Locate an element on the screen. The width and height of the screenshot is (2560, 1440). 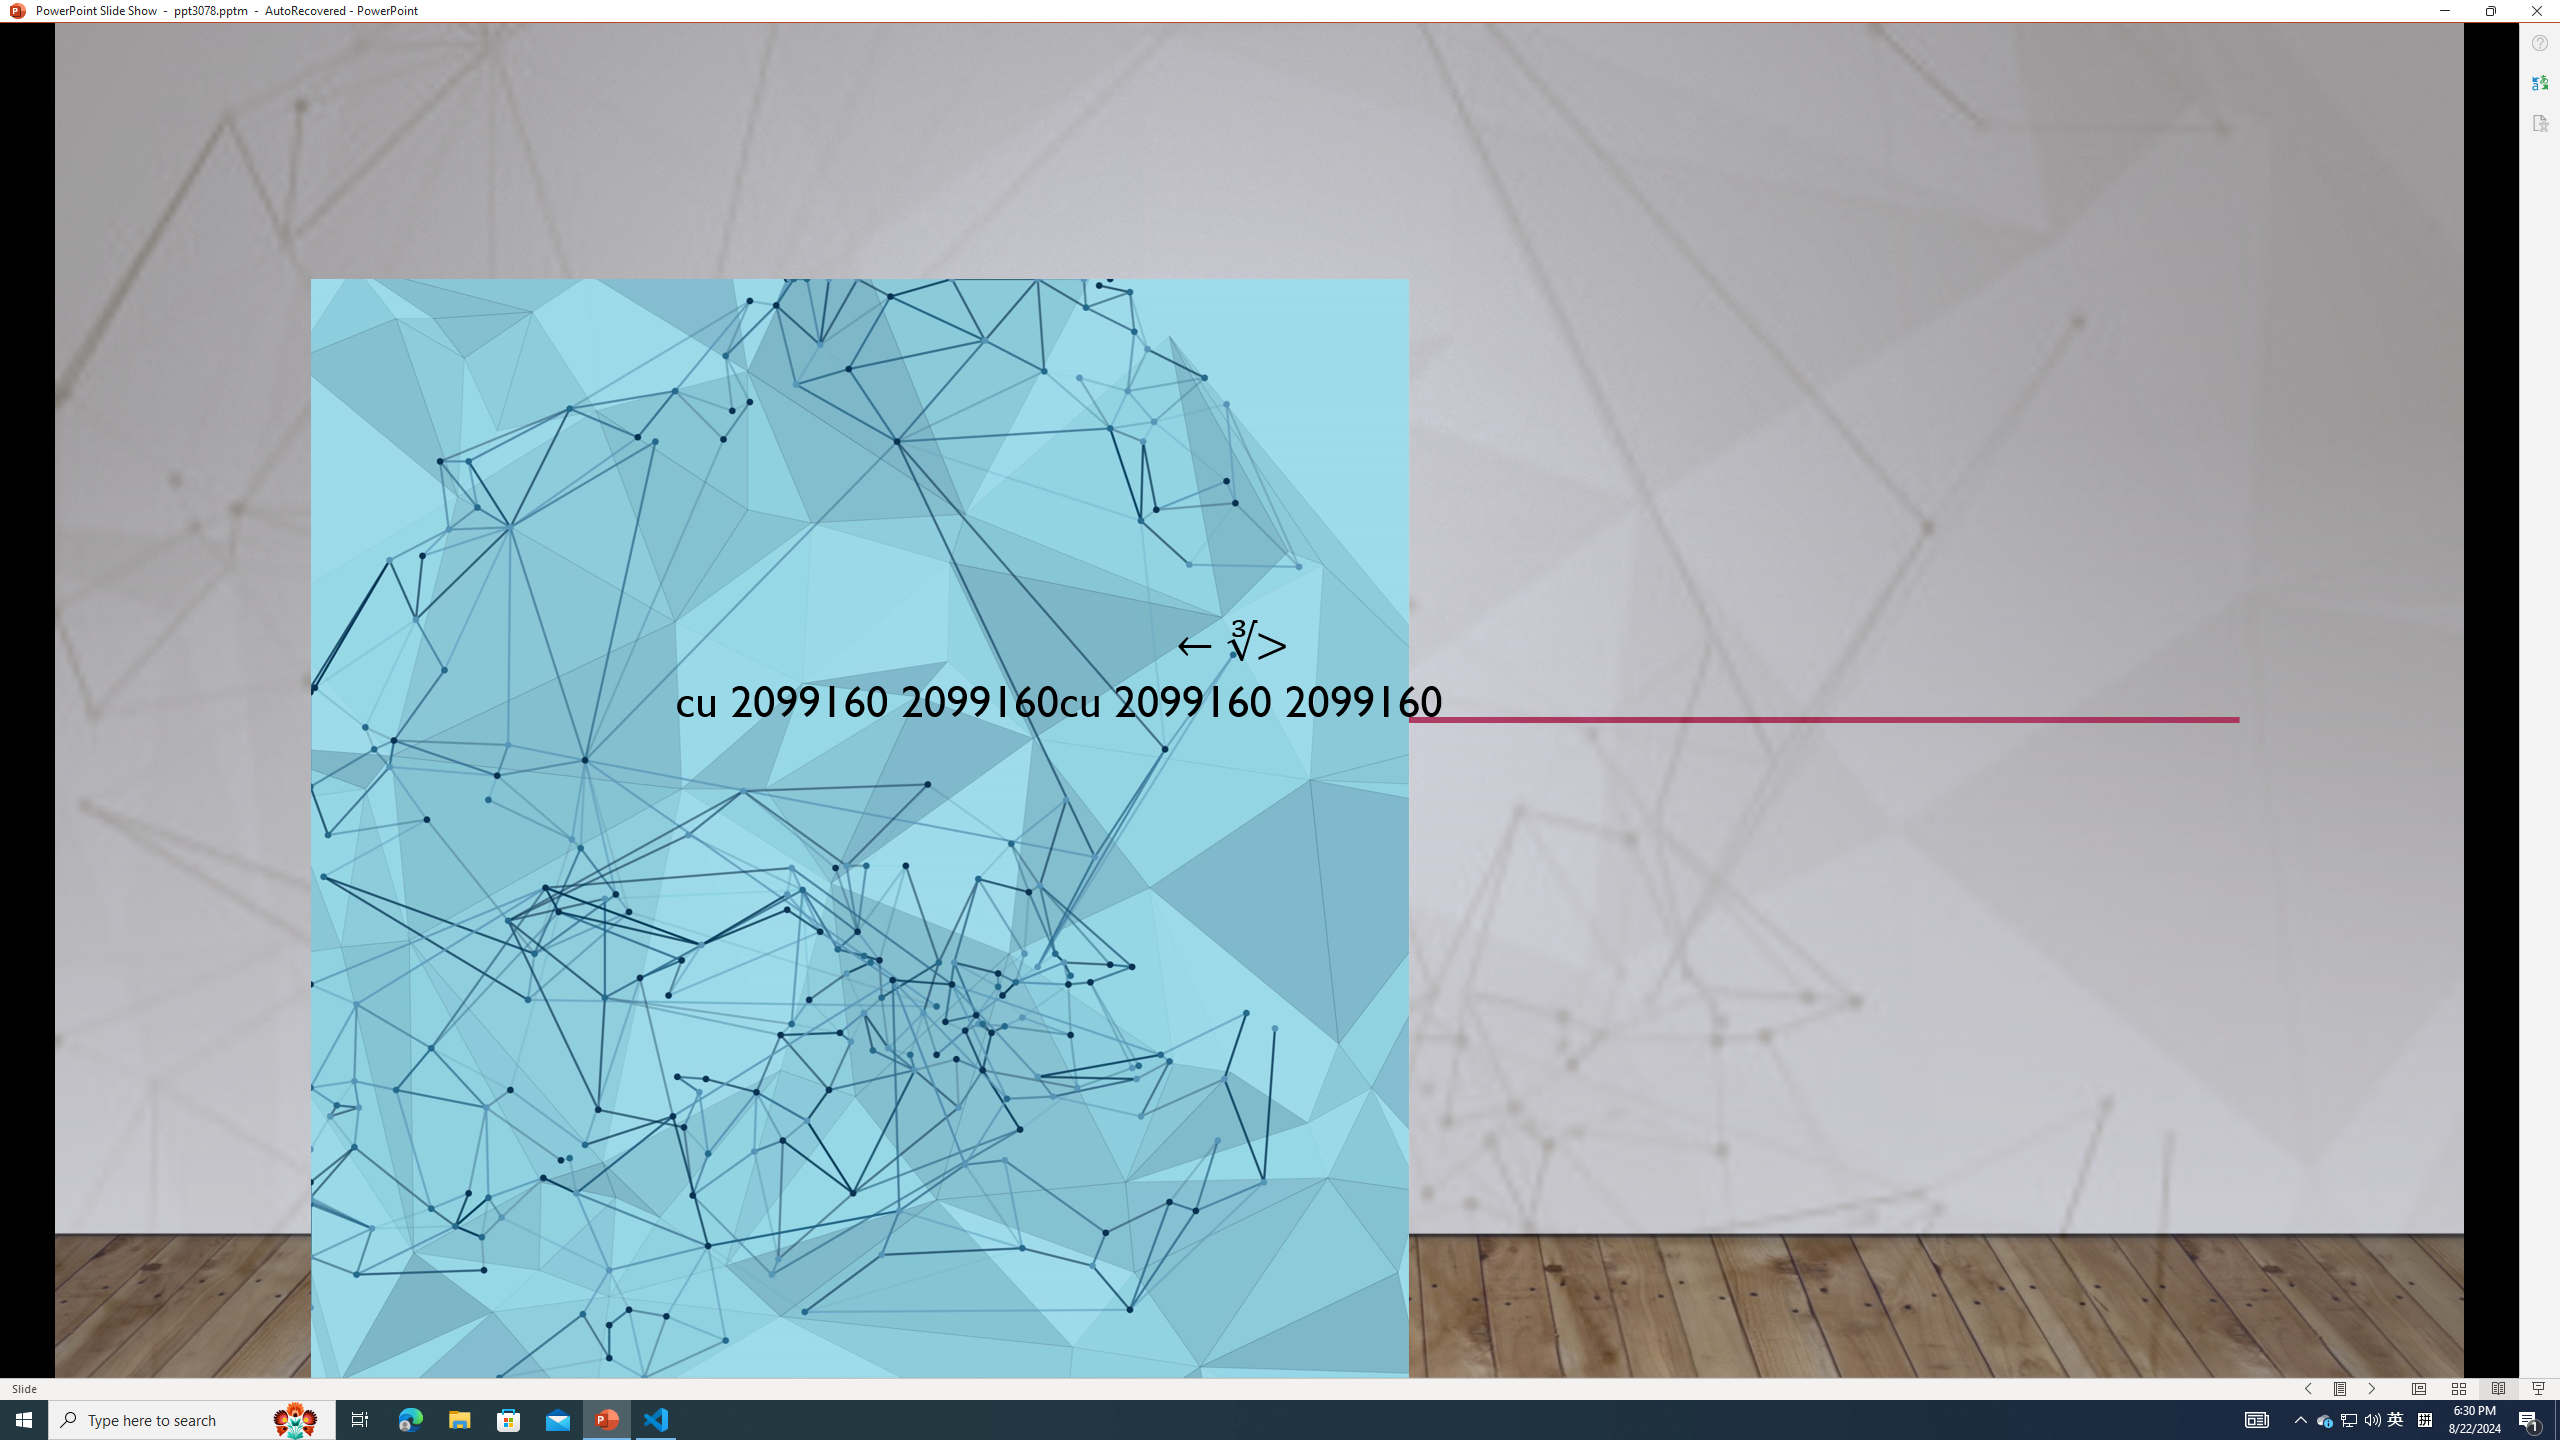
'Menu On' is located at coordinates (2340, 1389).